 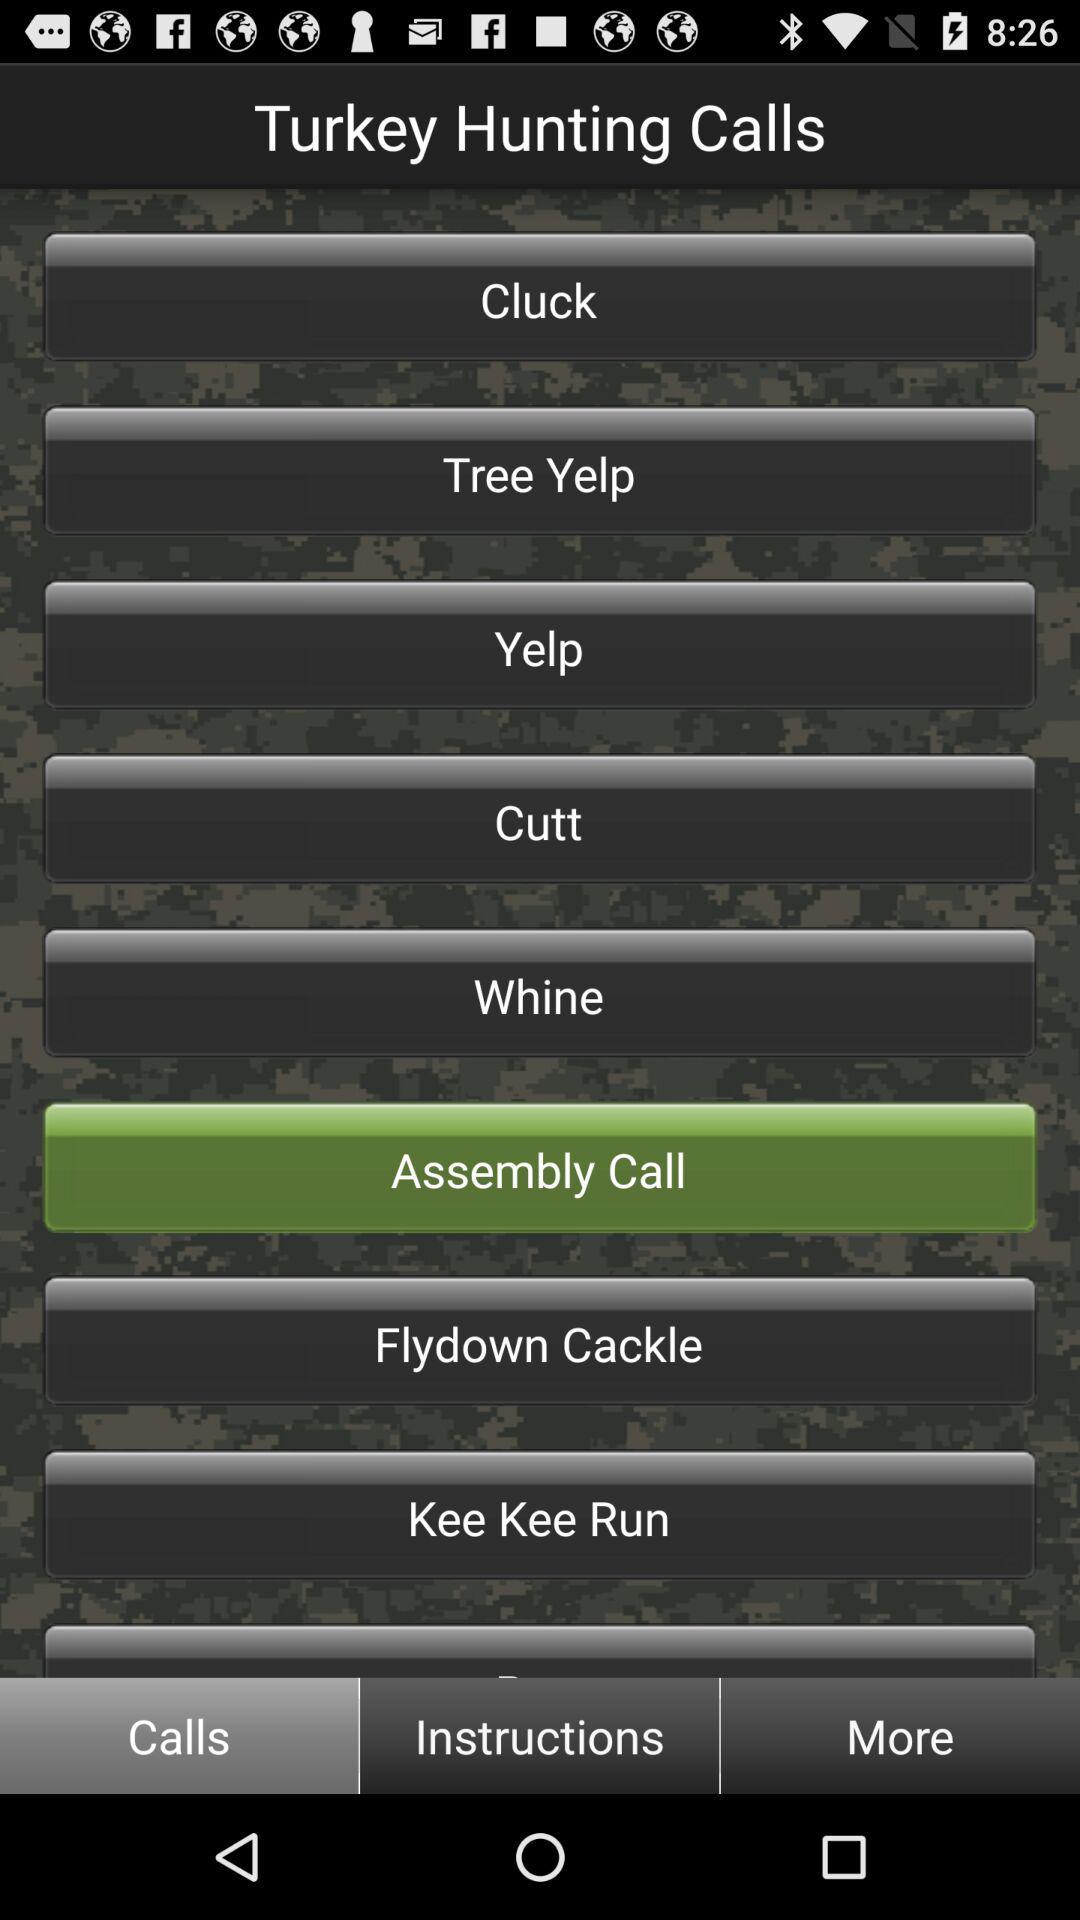 I want to click on the button above the tree yelp button, so click(x=540, y=296).